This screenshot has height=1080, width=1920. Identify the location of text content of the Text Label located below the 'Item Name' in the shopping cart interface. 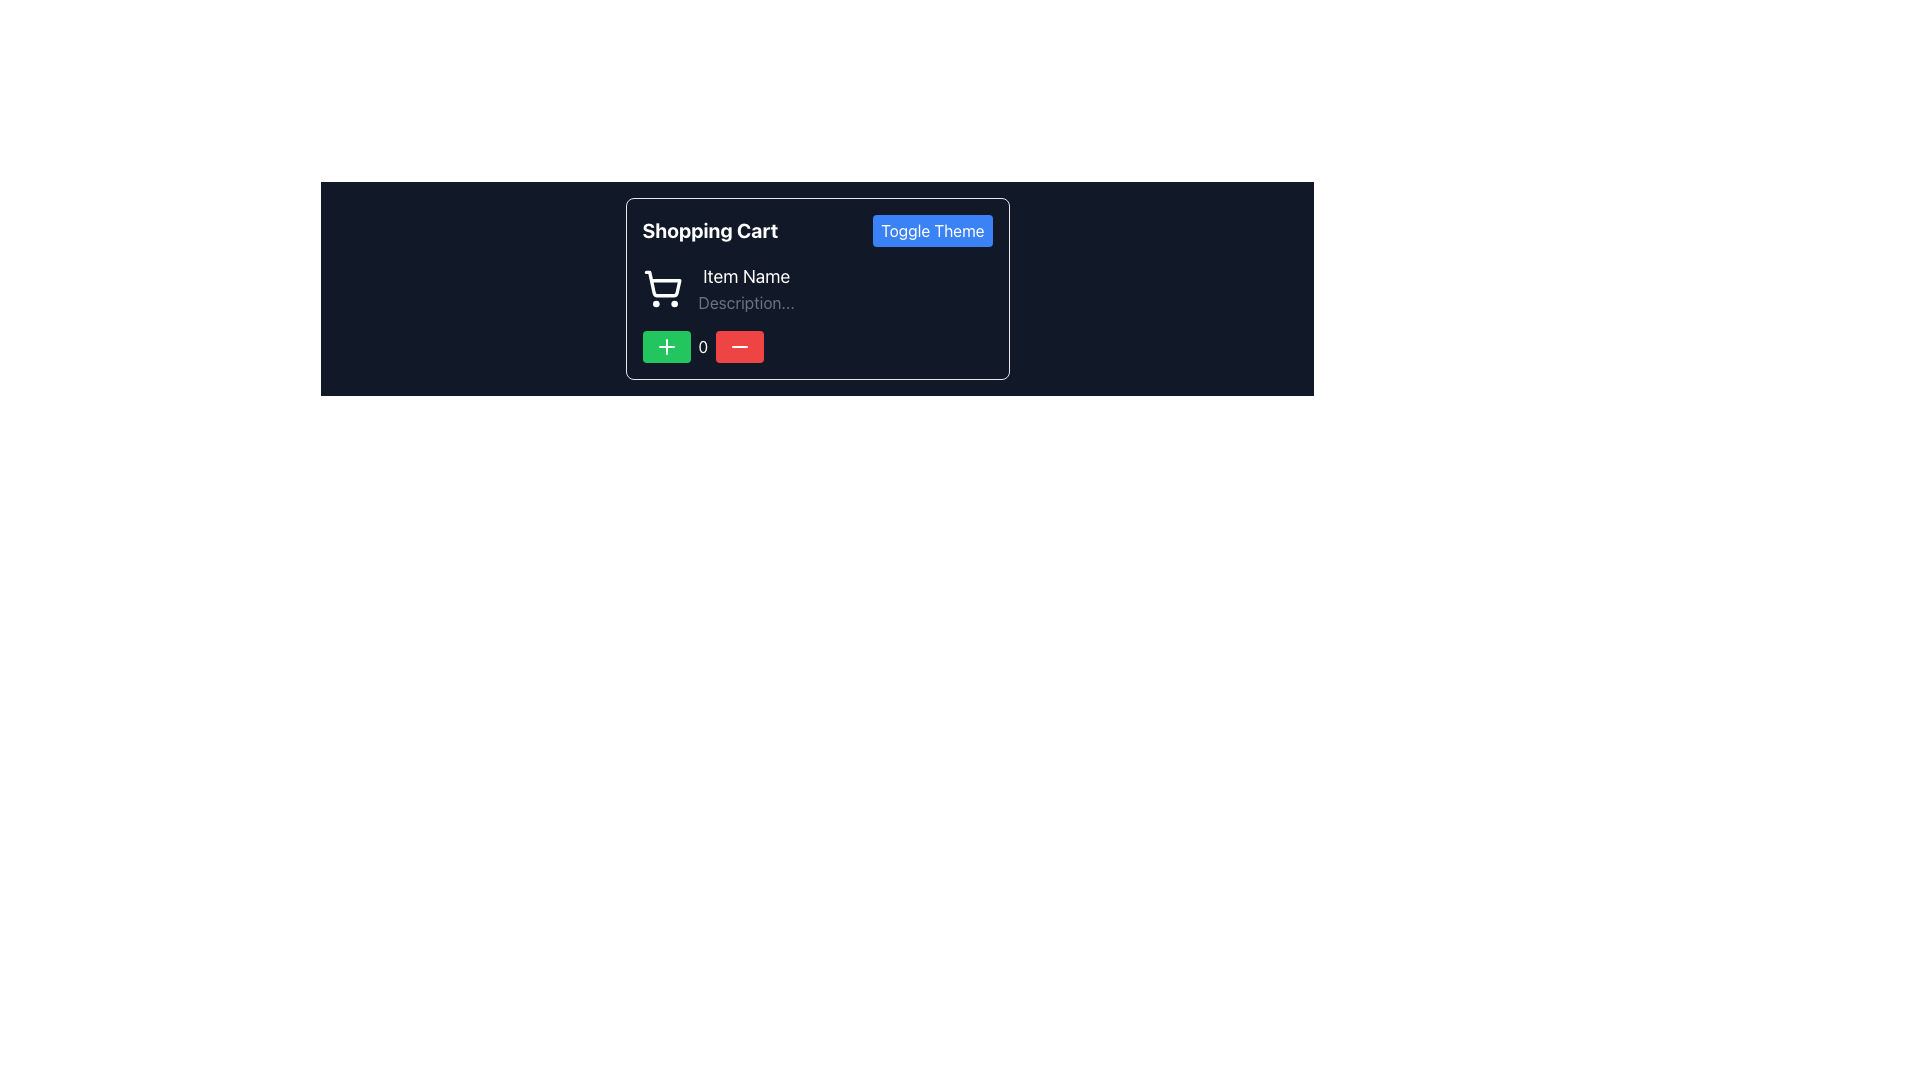
(745, 303).